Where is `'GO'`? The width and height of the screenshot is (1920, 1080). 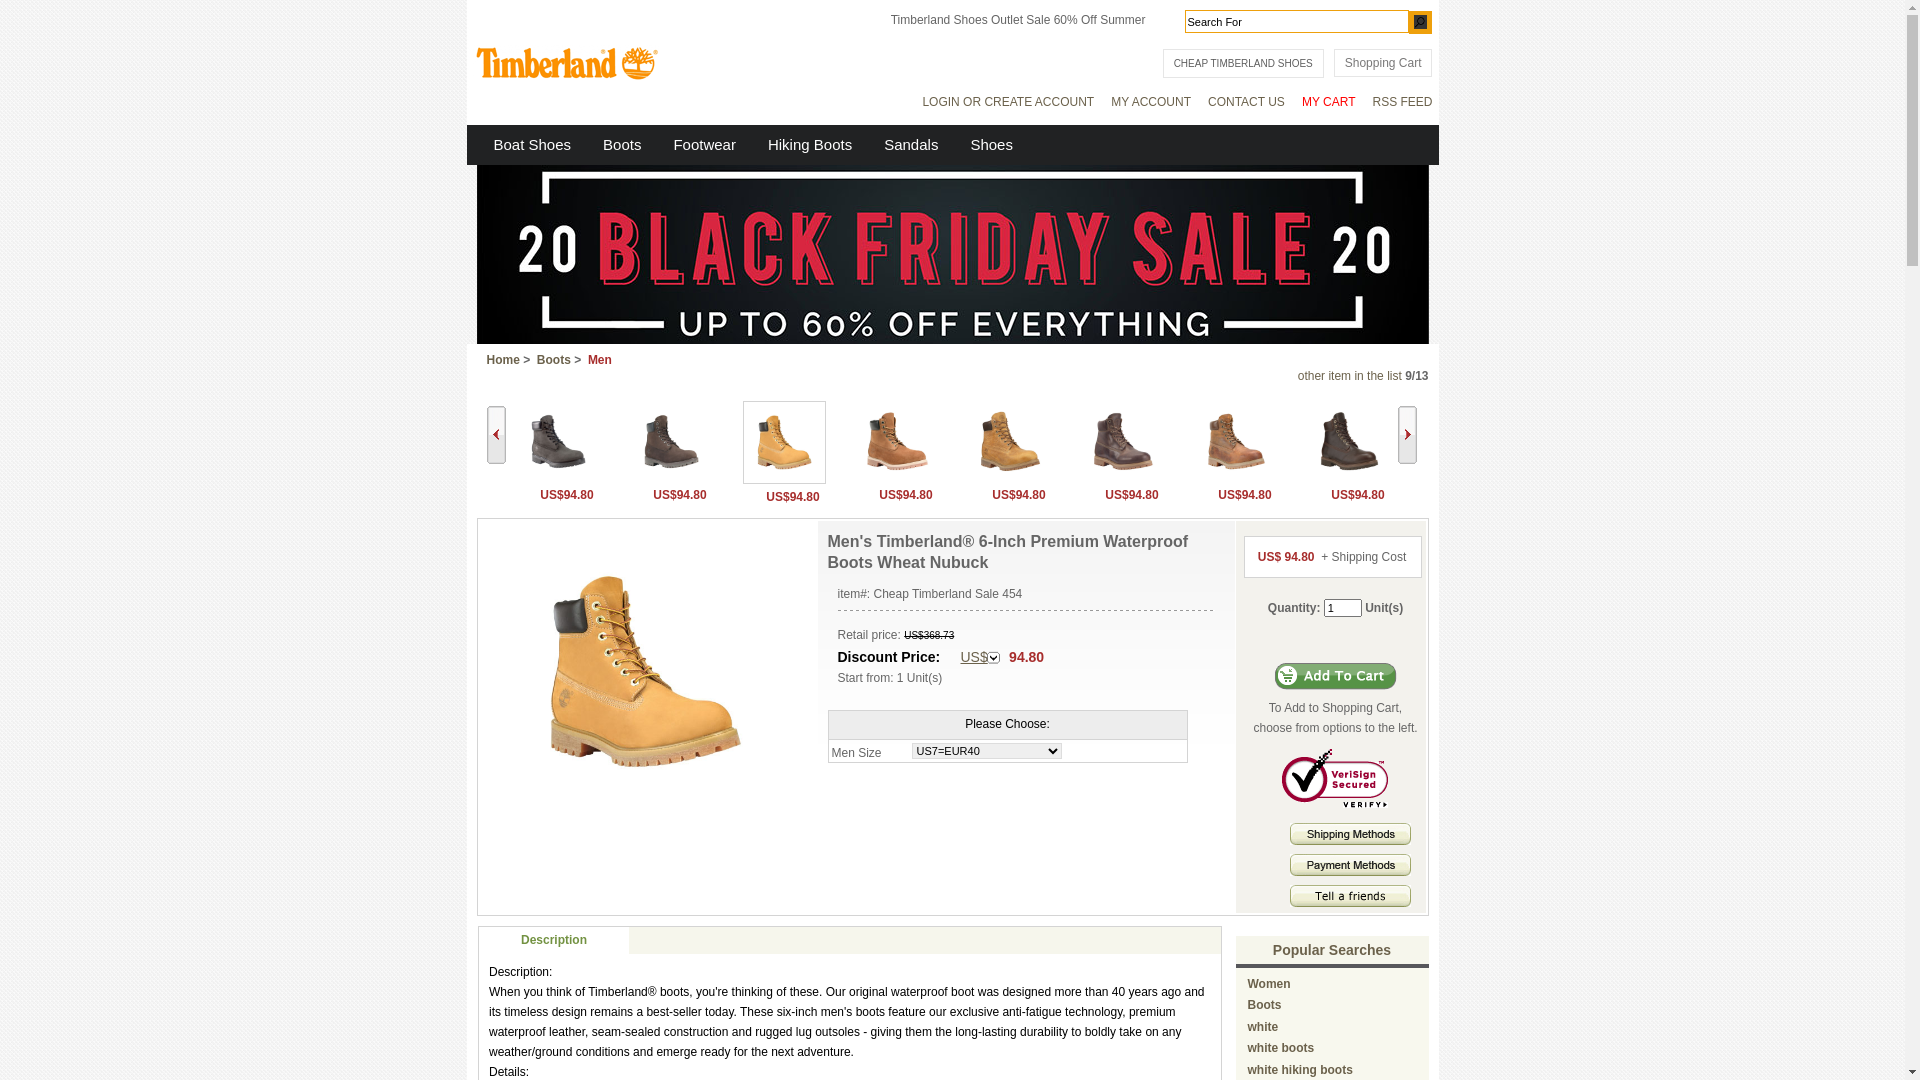
'GO' is located at coordinates (1408, 21).